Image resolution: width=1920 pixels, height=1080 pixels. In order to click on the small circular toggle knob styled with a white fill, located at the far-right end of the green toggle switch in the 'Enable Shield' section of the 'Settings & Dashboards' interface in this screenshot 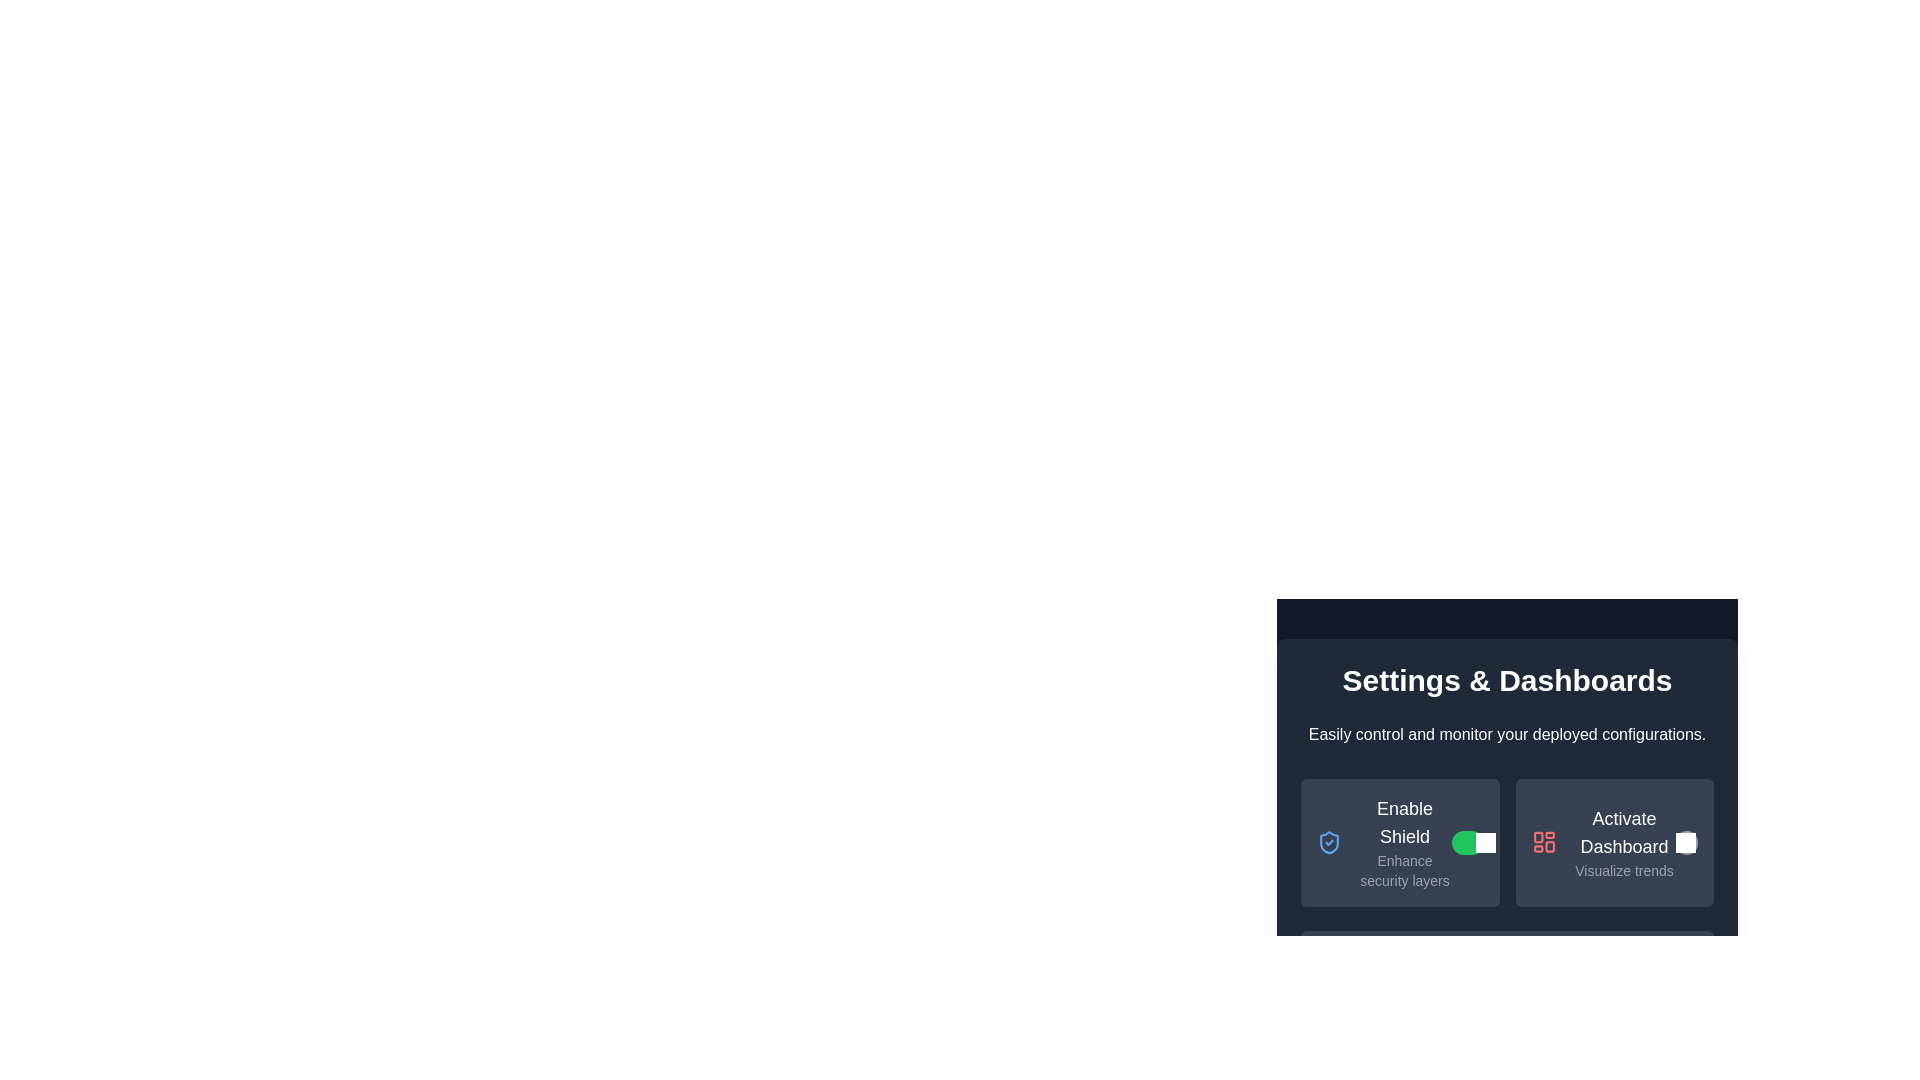, I will do `click(1485, 843)`.